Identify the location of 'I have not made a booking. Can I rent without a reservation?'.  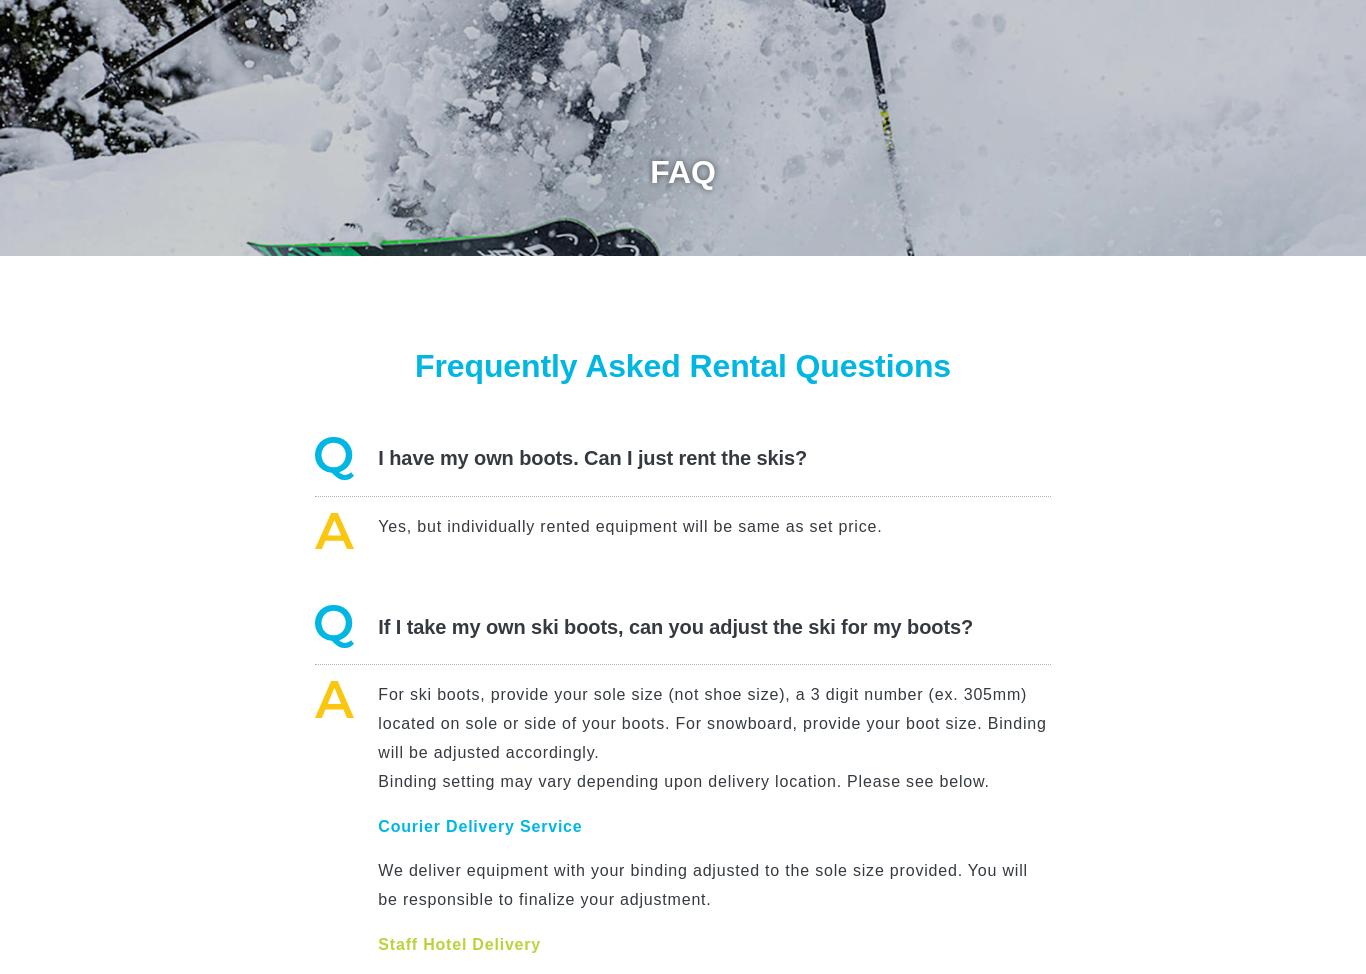
(660, 587).